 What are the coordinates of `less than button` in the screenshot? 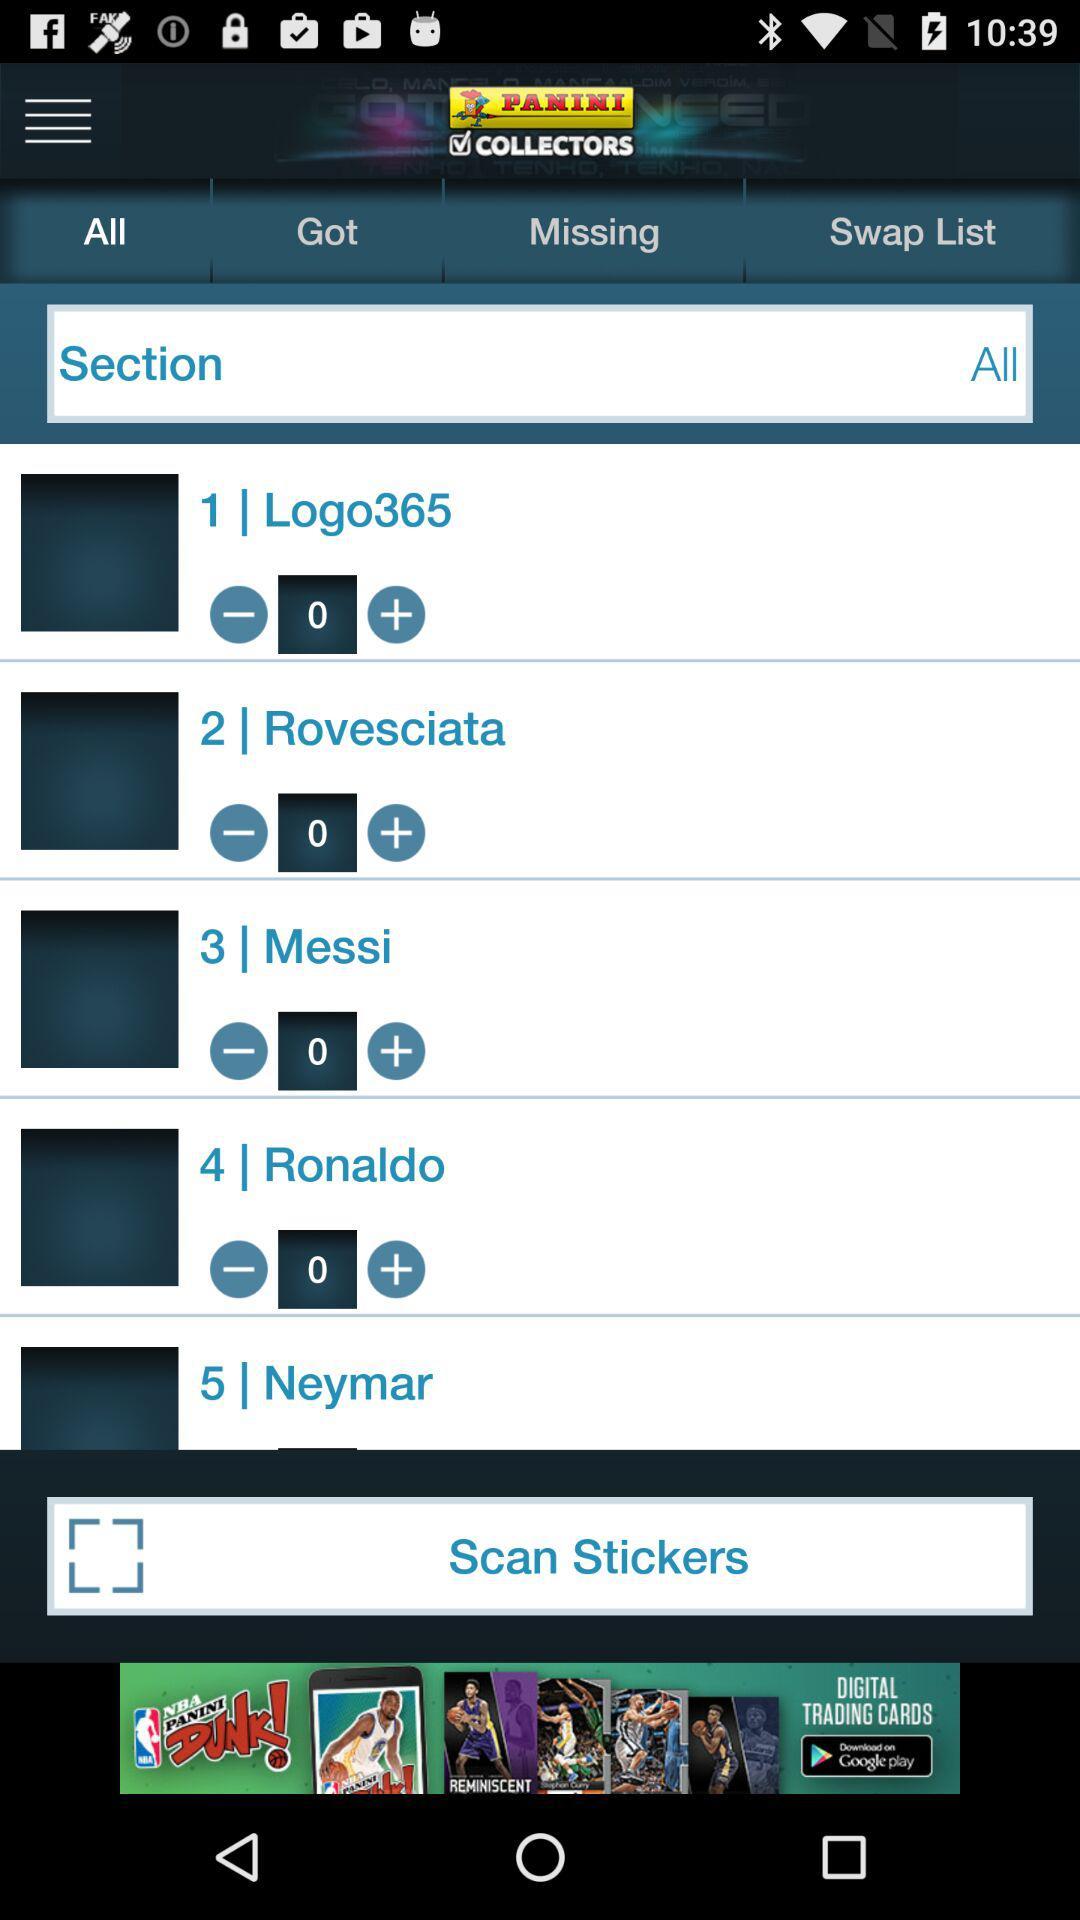 It's located at (237, 1268).